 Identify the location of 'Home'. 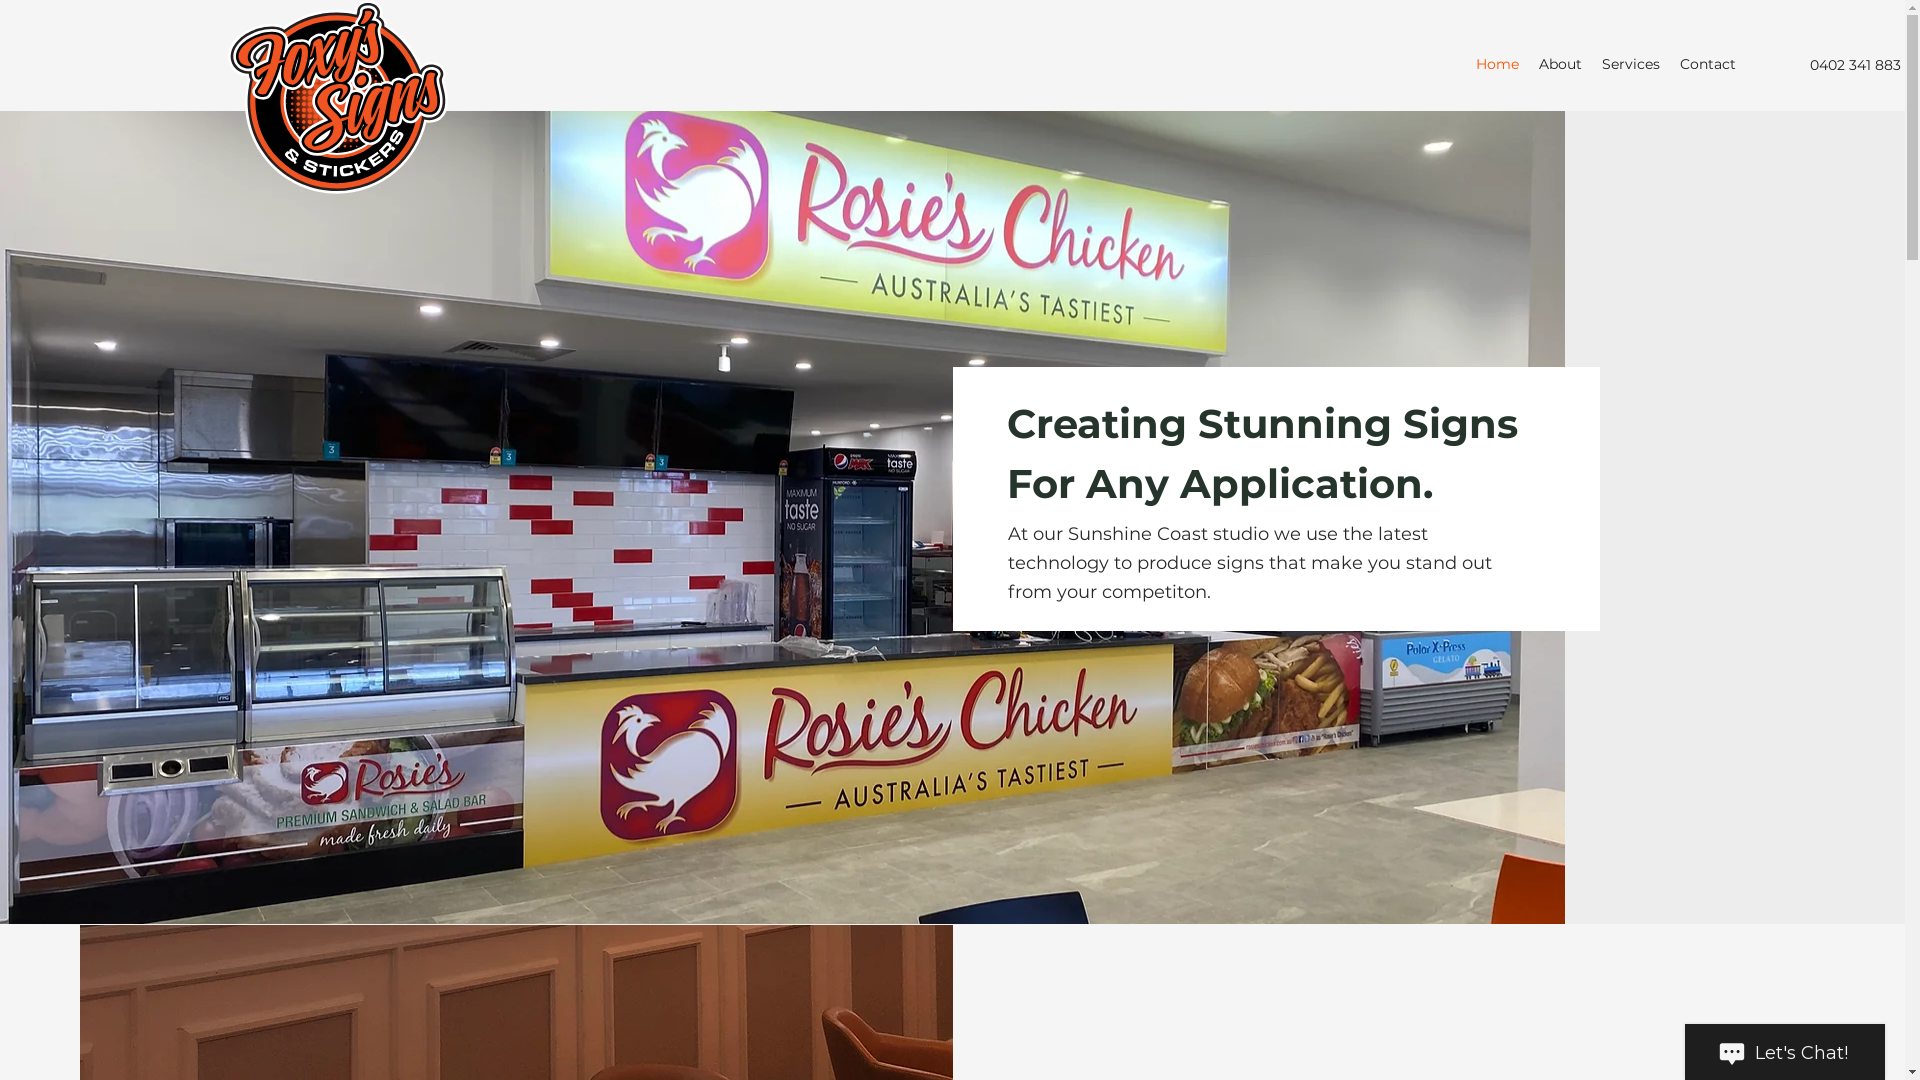
(1497, 63).